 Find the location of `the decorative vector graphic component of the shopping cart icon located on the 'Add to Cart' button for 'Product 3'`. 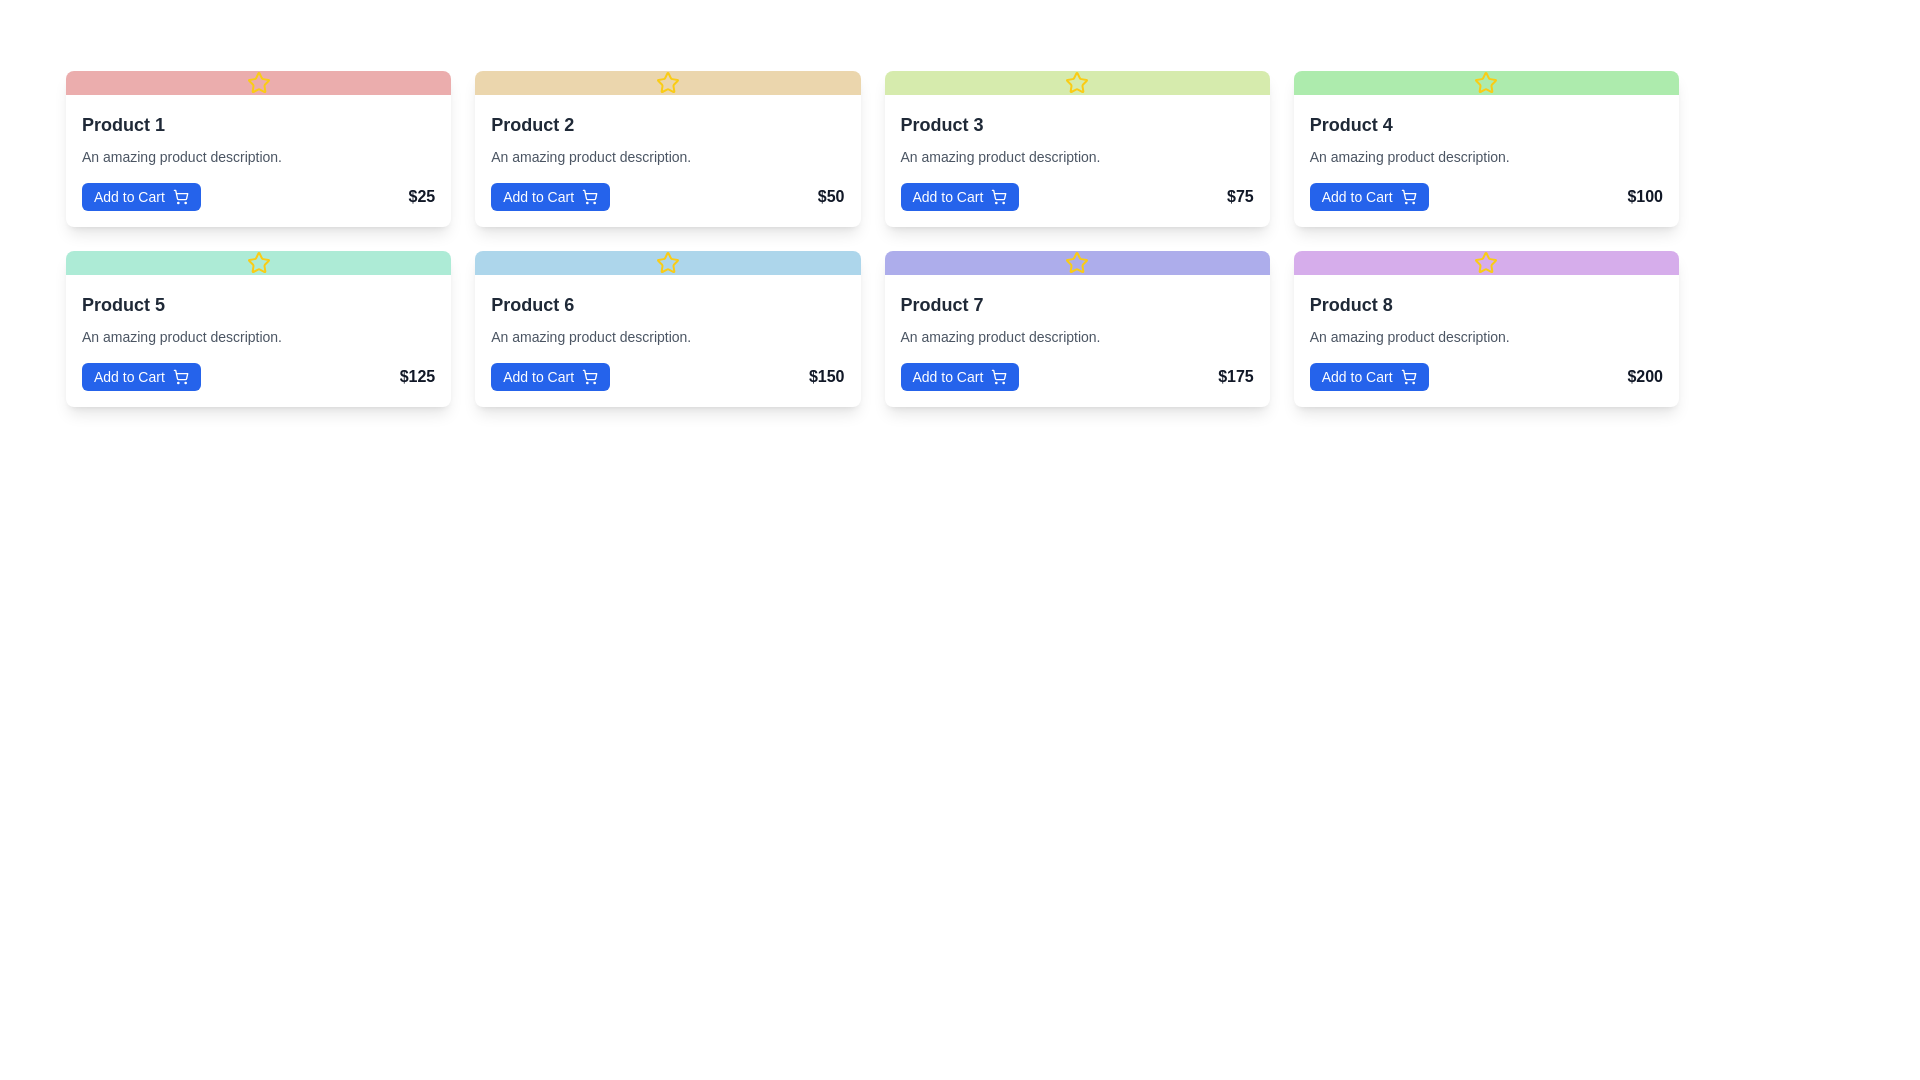

the decorative vector graphic component of the shopping cart icon located on the 'Add to Cart' button for 'Product 3' is located at coordinates (999, 195).